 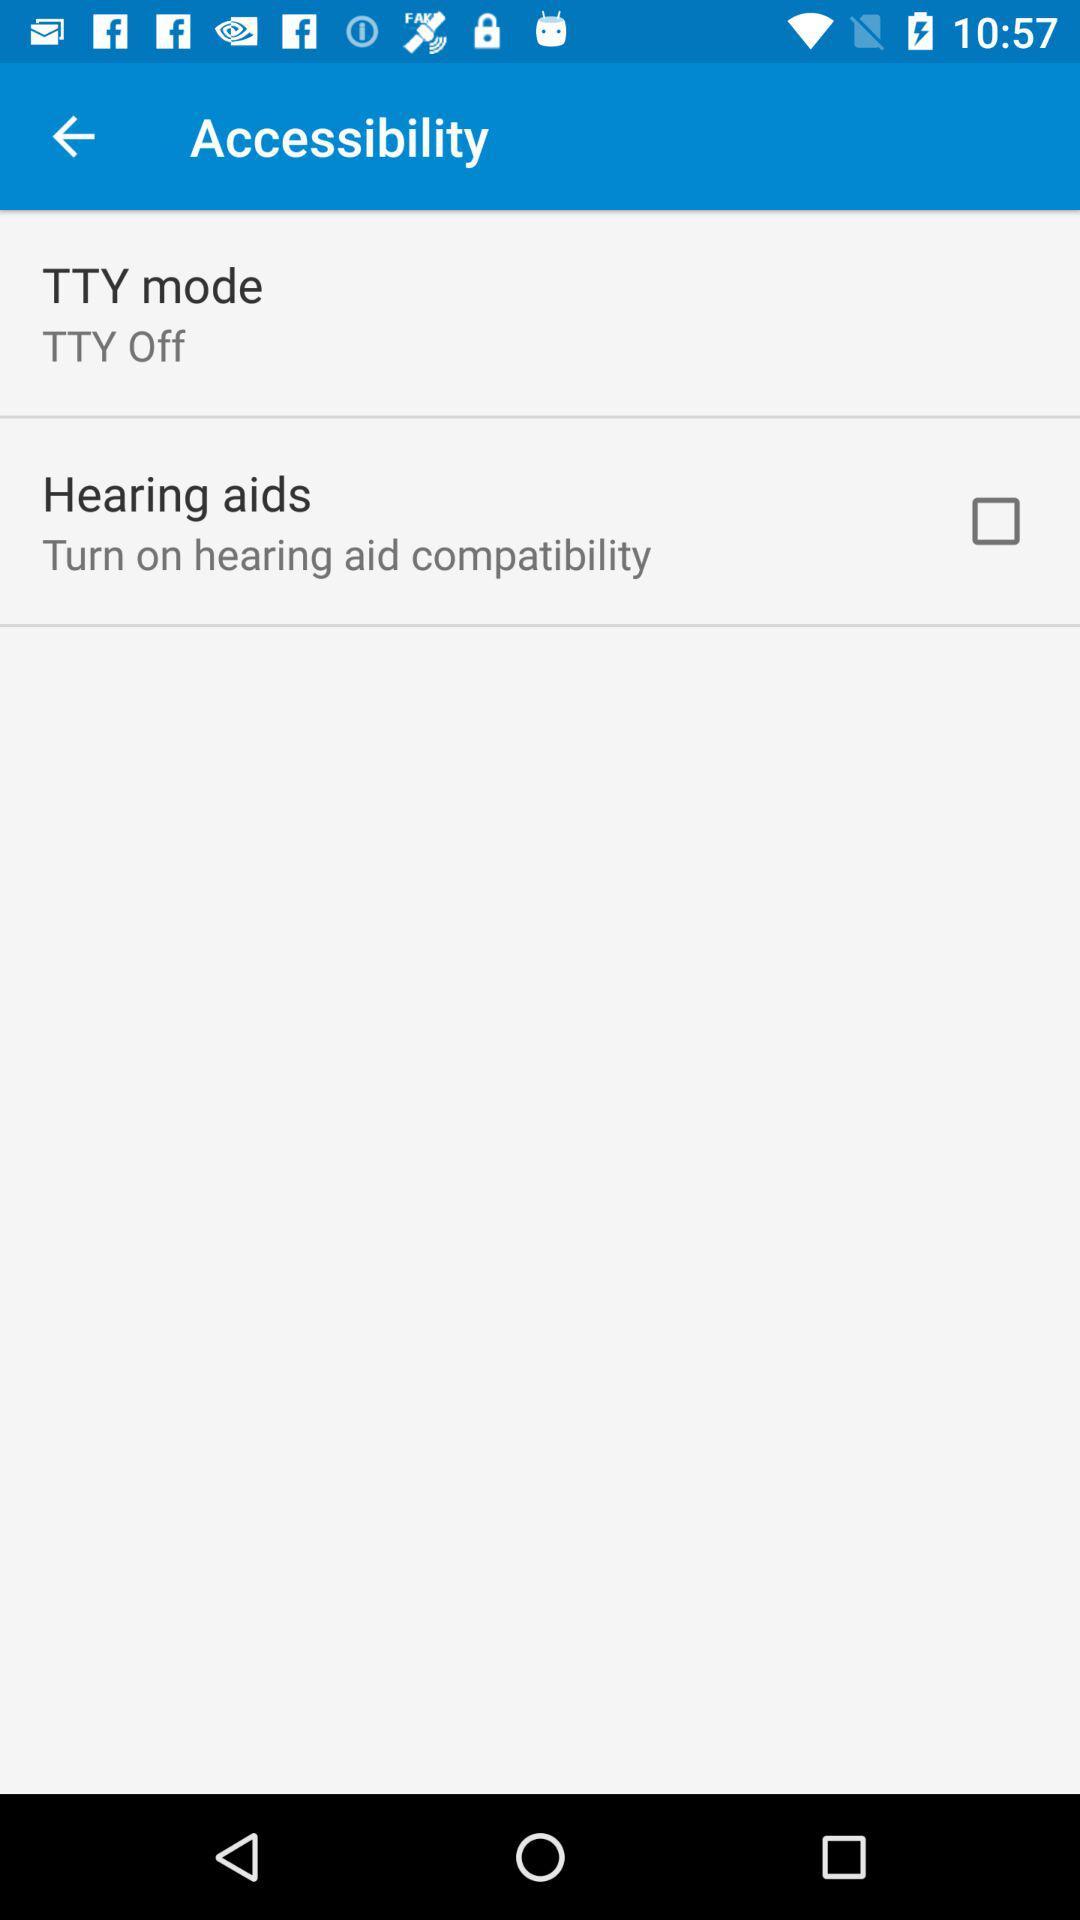 I want to click on icon above tty off app, so click(x=151, y=283).